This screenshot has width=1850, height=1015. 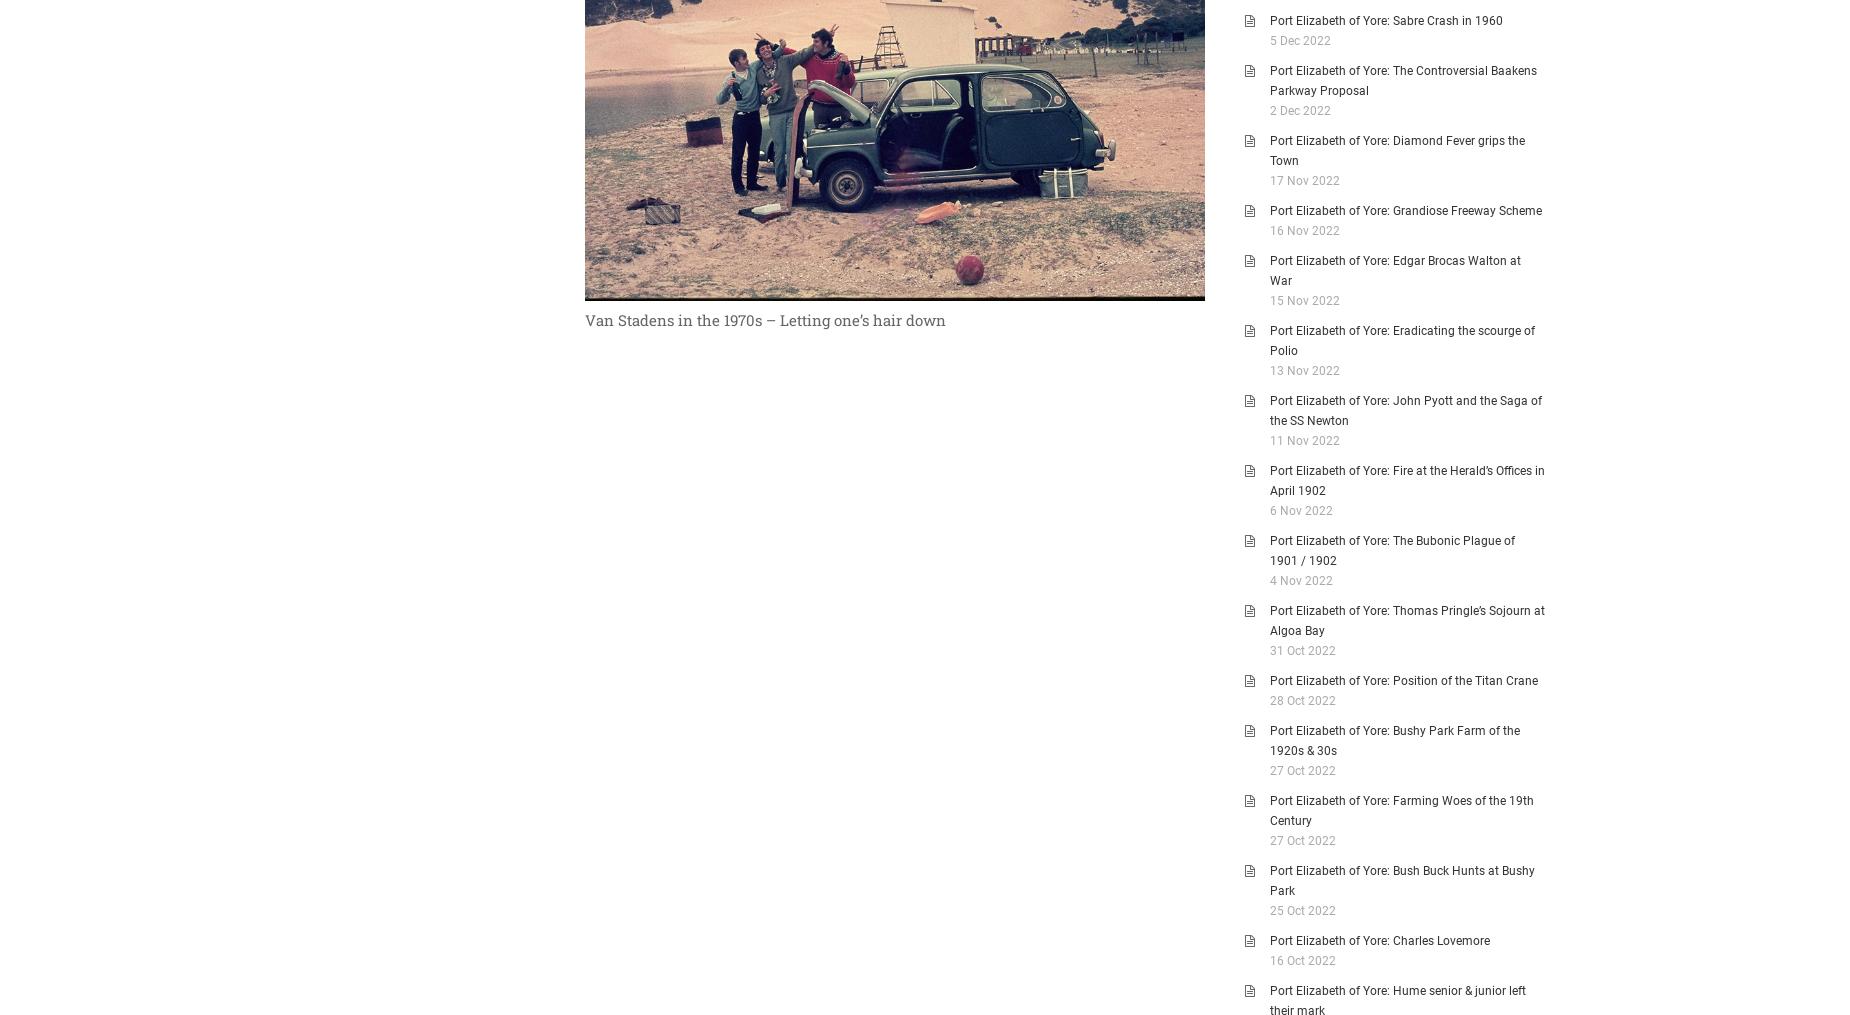 What do you see at coordinates (1303, 179) in the screenshot?
I see `'17 Nov 2022'` at bounding box center [1303, 179].